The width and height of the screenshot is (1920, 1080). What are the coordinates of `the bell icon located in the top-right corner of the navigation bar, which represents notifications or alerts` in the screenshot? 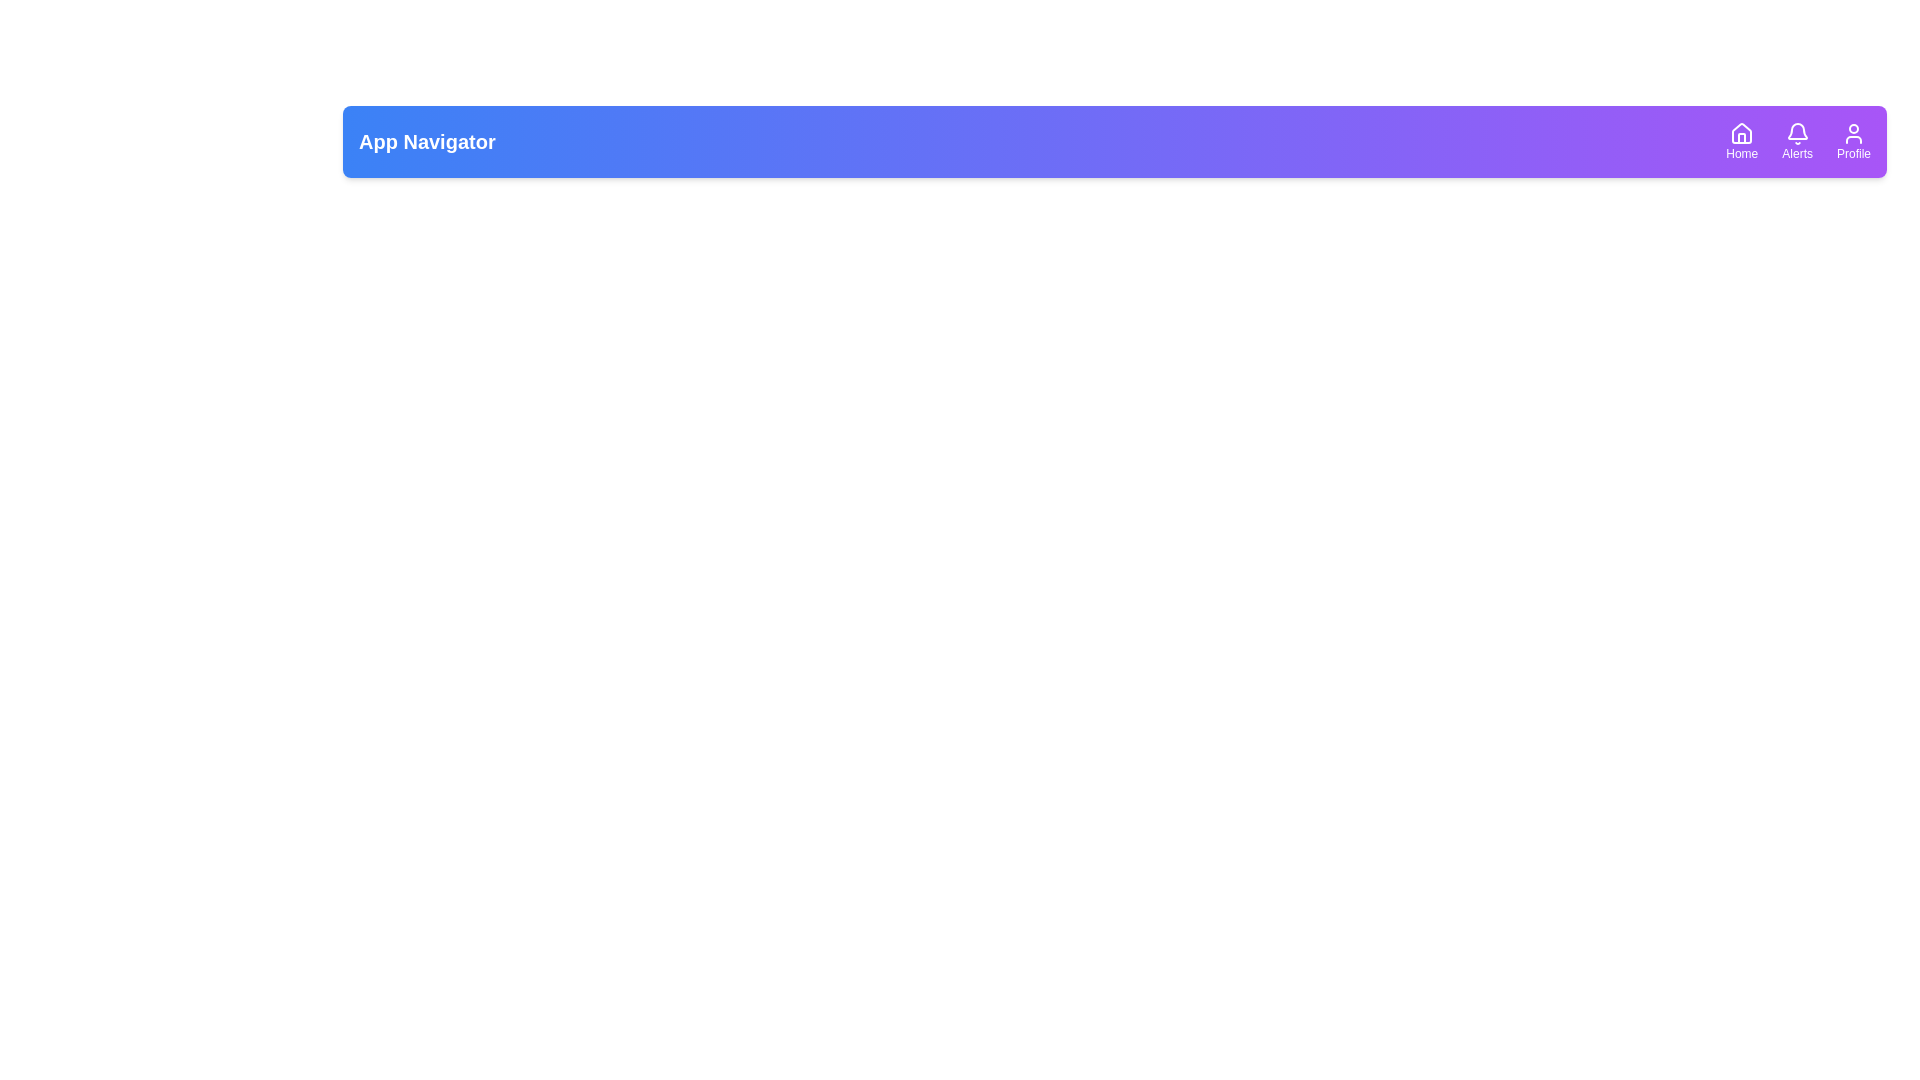 It's located at (1797, 134).